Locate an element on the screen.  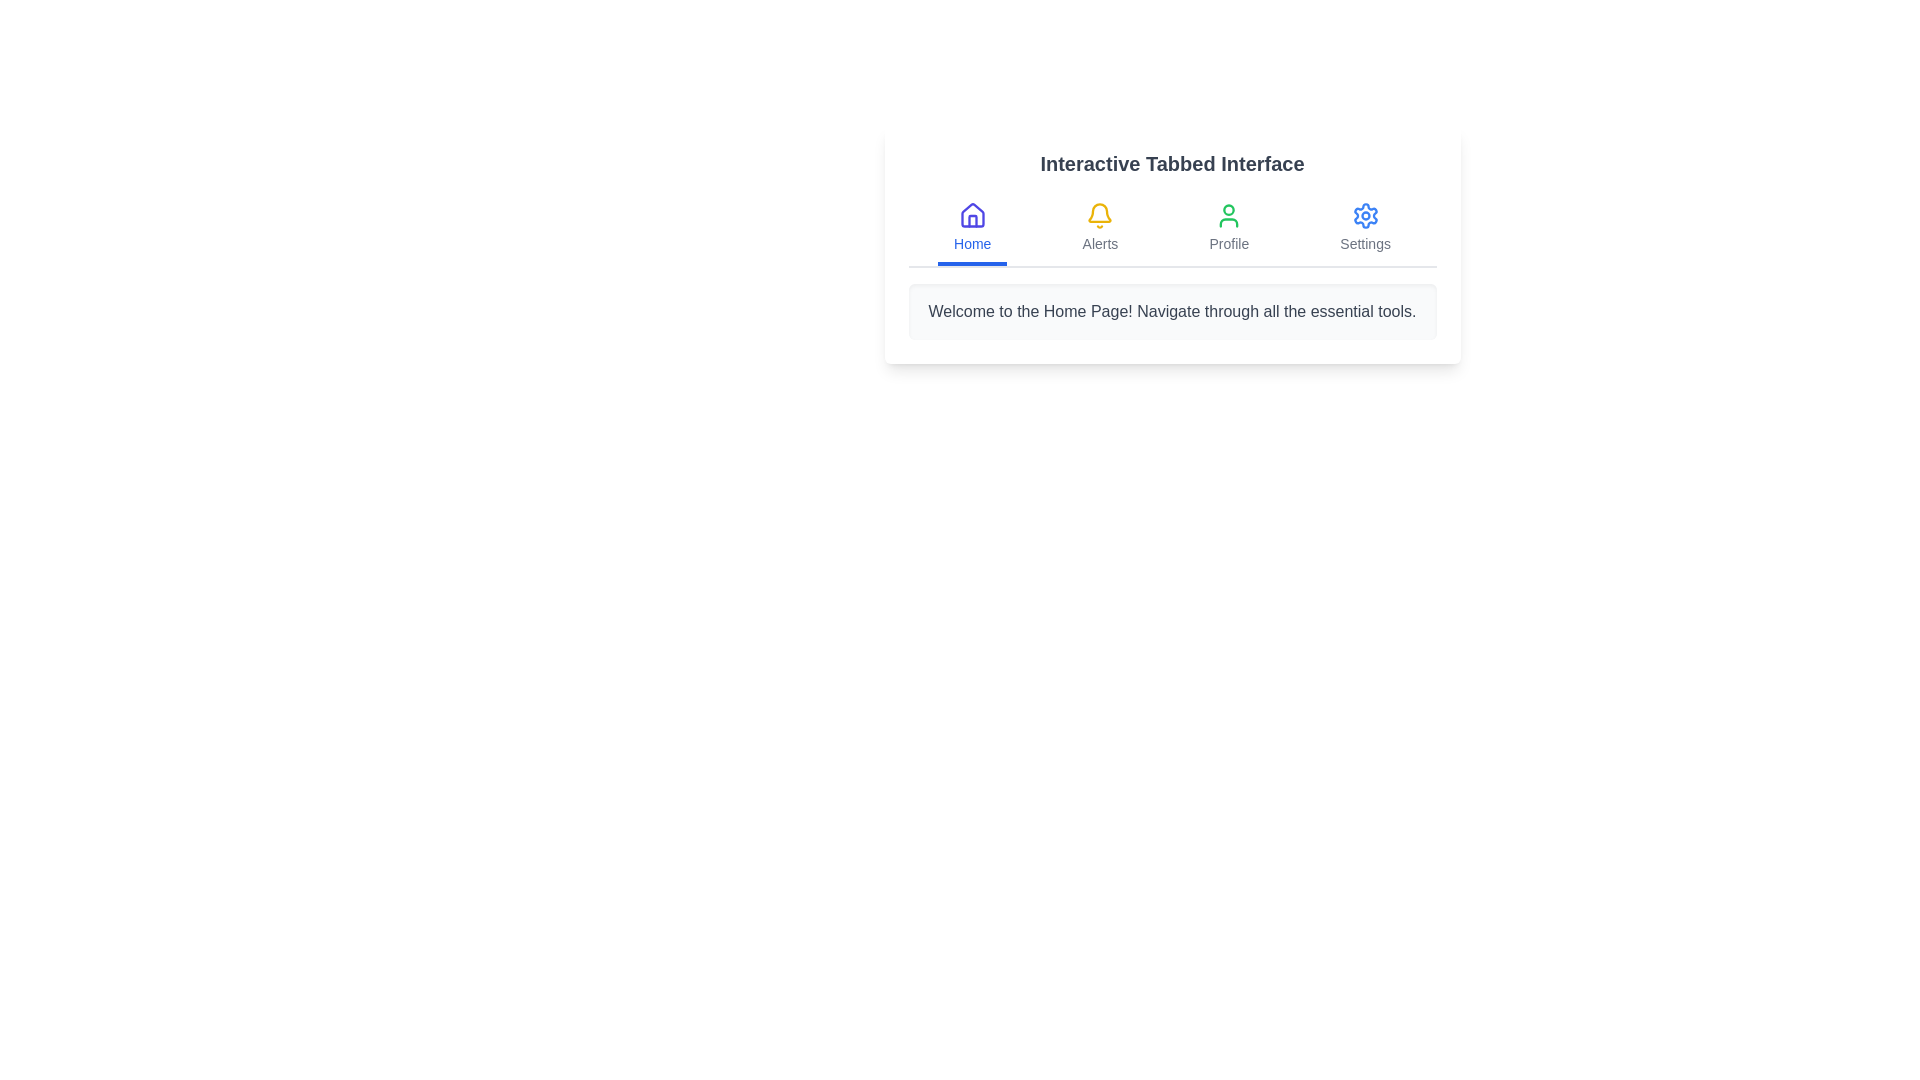
the Alerts tab to inspect its content is located at coordinates (1098, 229).